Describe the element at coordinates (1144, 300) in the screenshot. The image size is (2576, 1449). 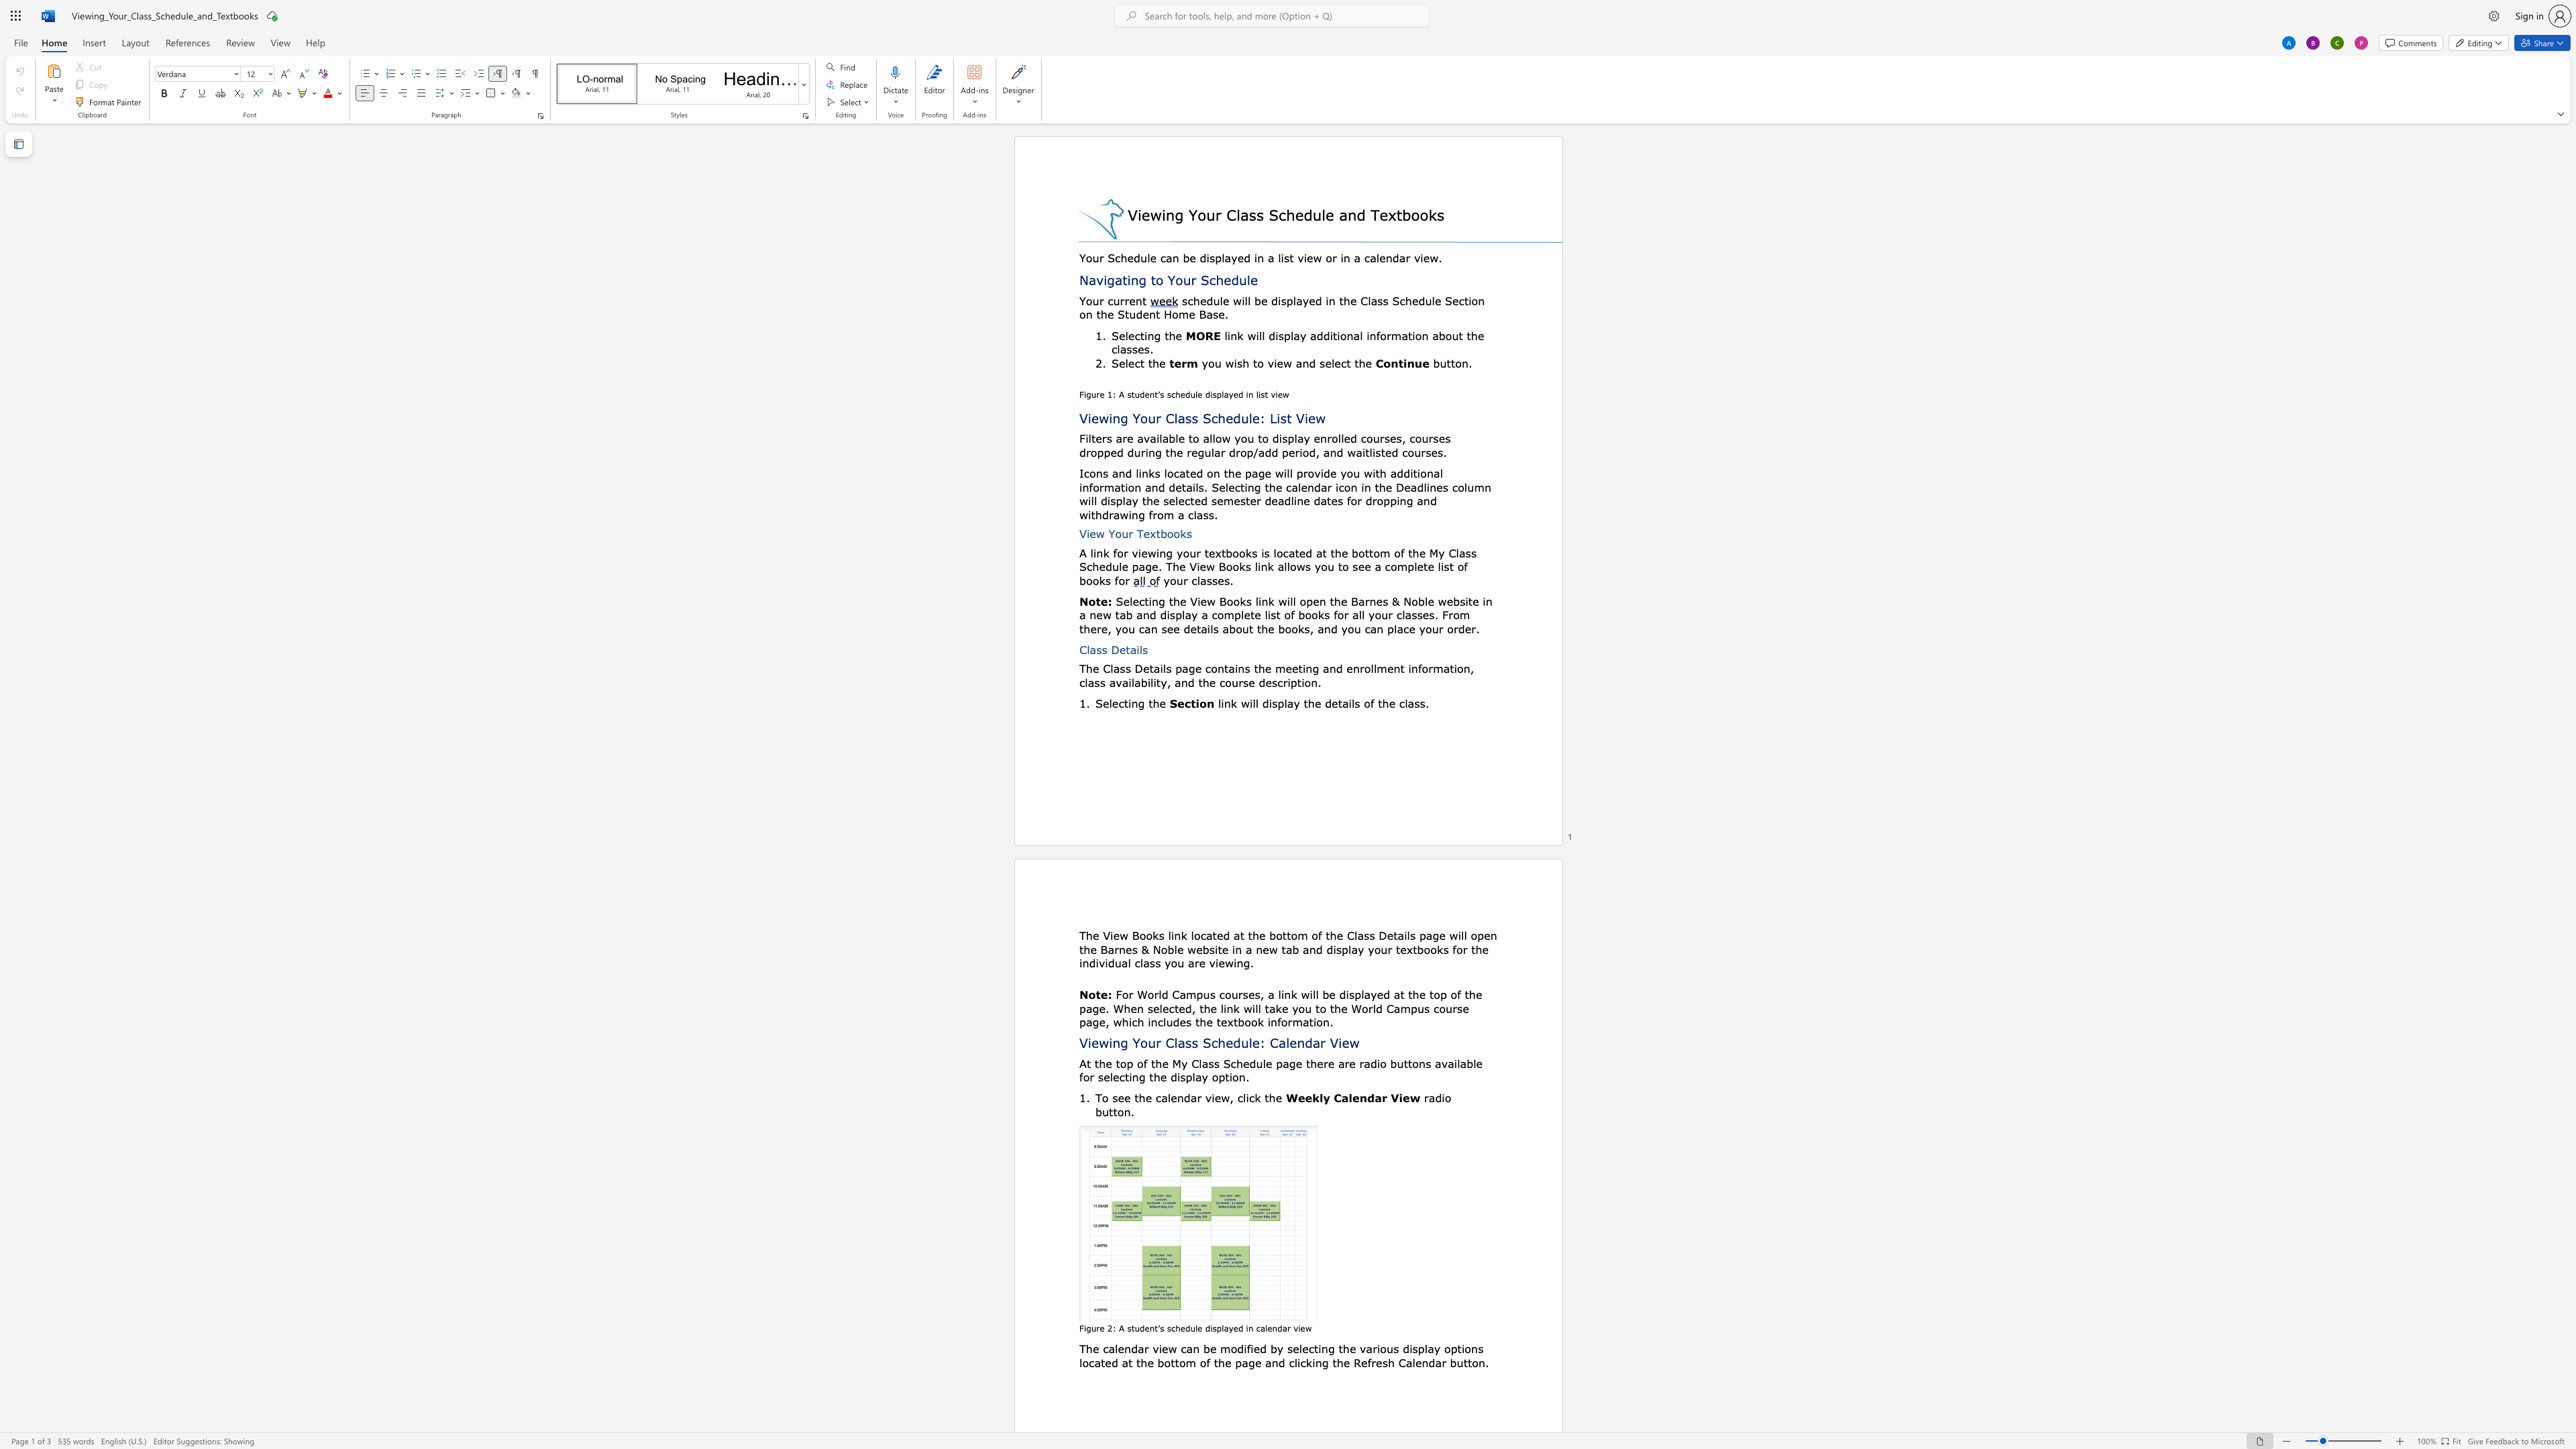
I see `the 1th character "t" in the text` at that location.